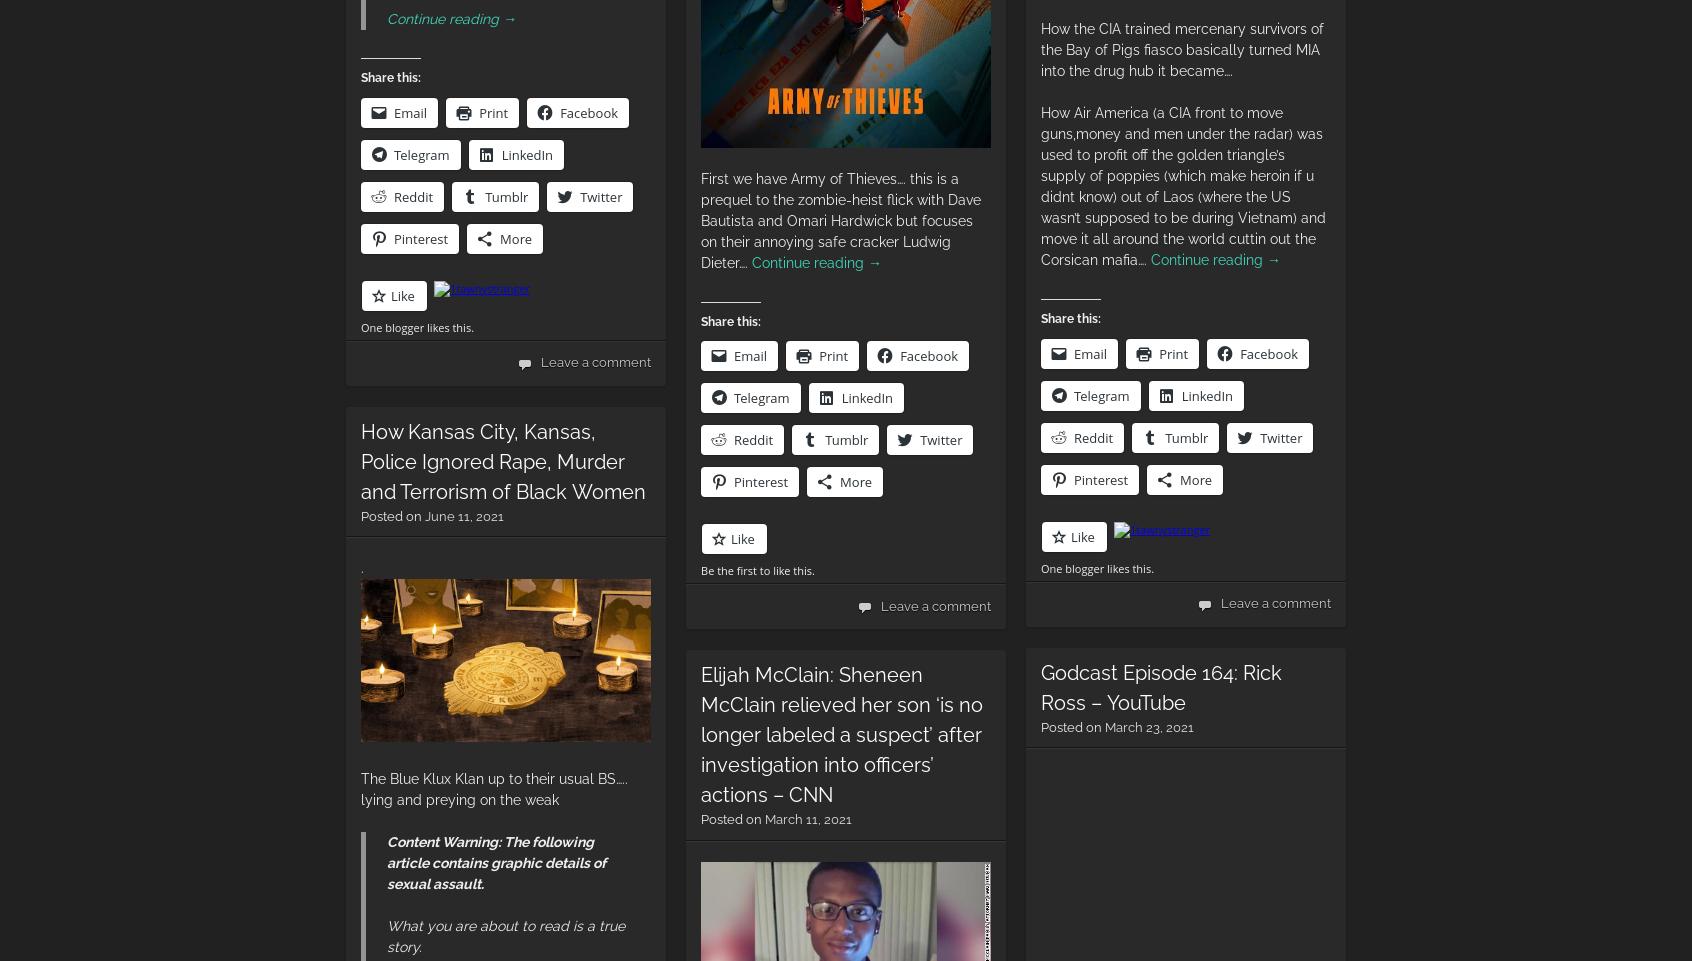  I want to click on 'Godcast Episode 164: Rick Ross – YouTube', so click(1160, 686).